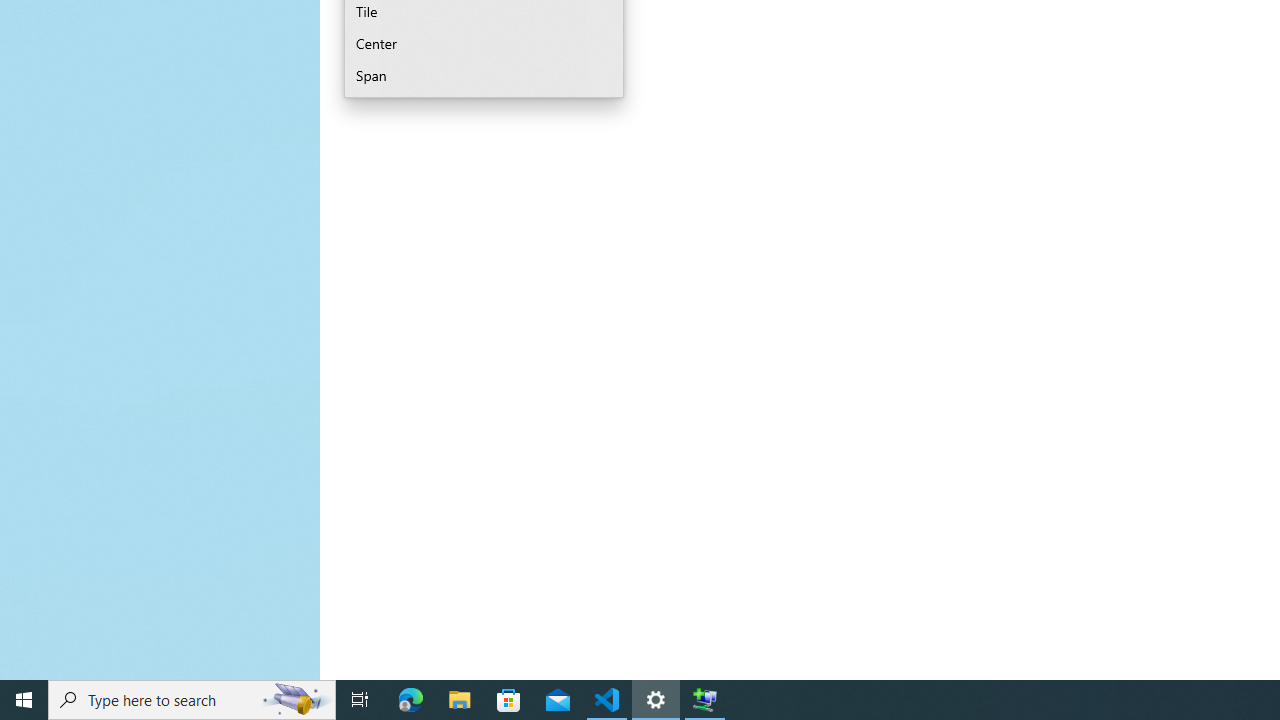 The image size is (1280, 720). Describe the element at coordinates (484, 76) in the screenshot. I see `'Span'` at that location.